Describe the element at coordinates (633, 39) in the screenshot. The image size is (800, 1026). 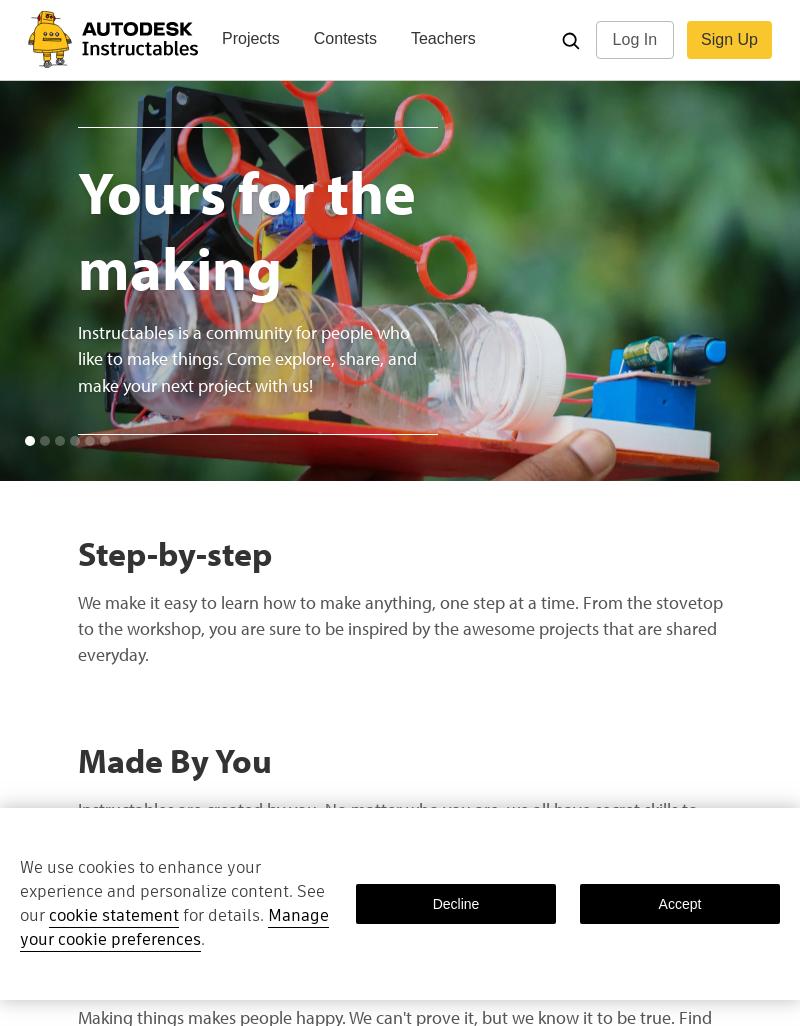
I see `'Log In'` at that location.